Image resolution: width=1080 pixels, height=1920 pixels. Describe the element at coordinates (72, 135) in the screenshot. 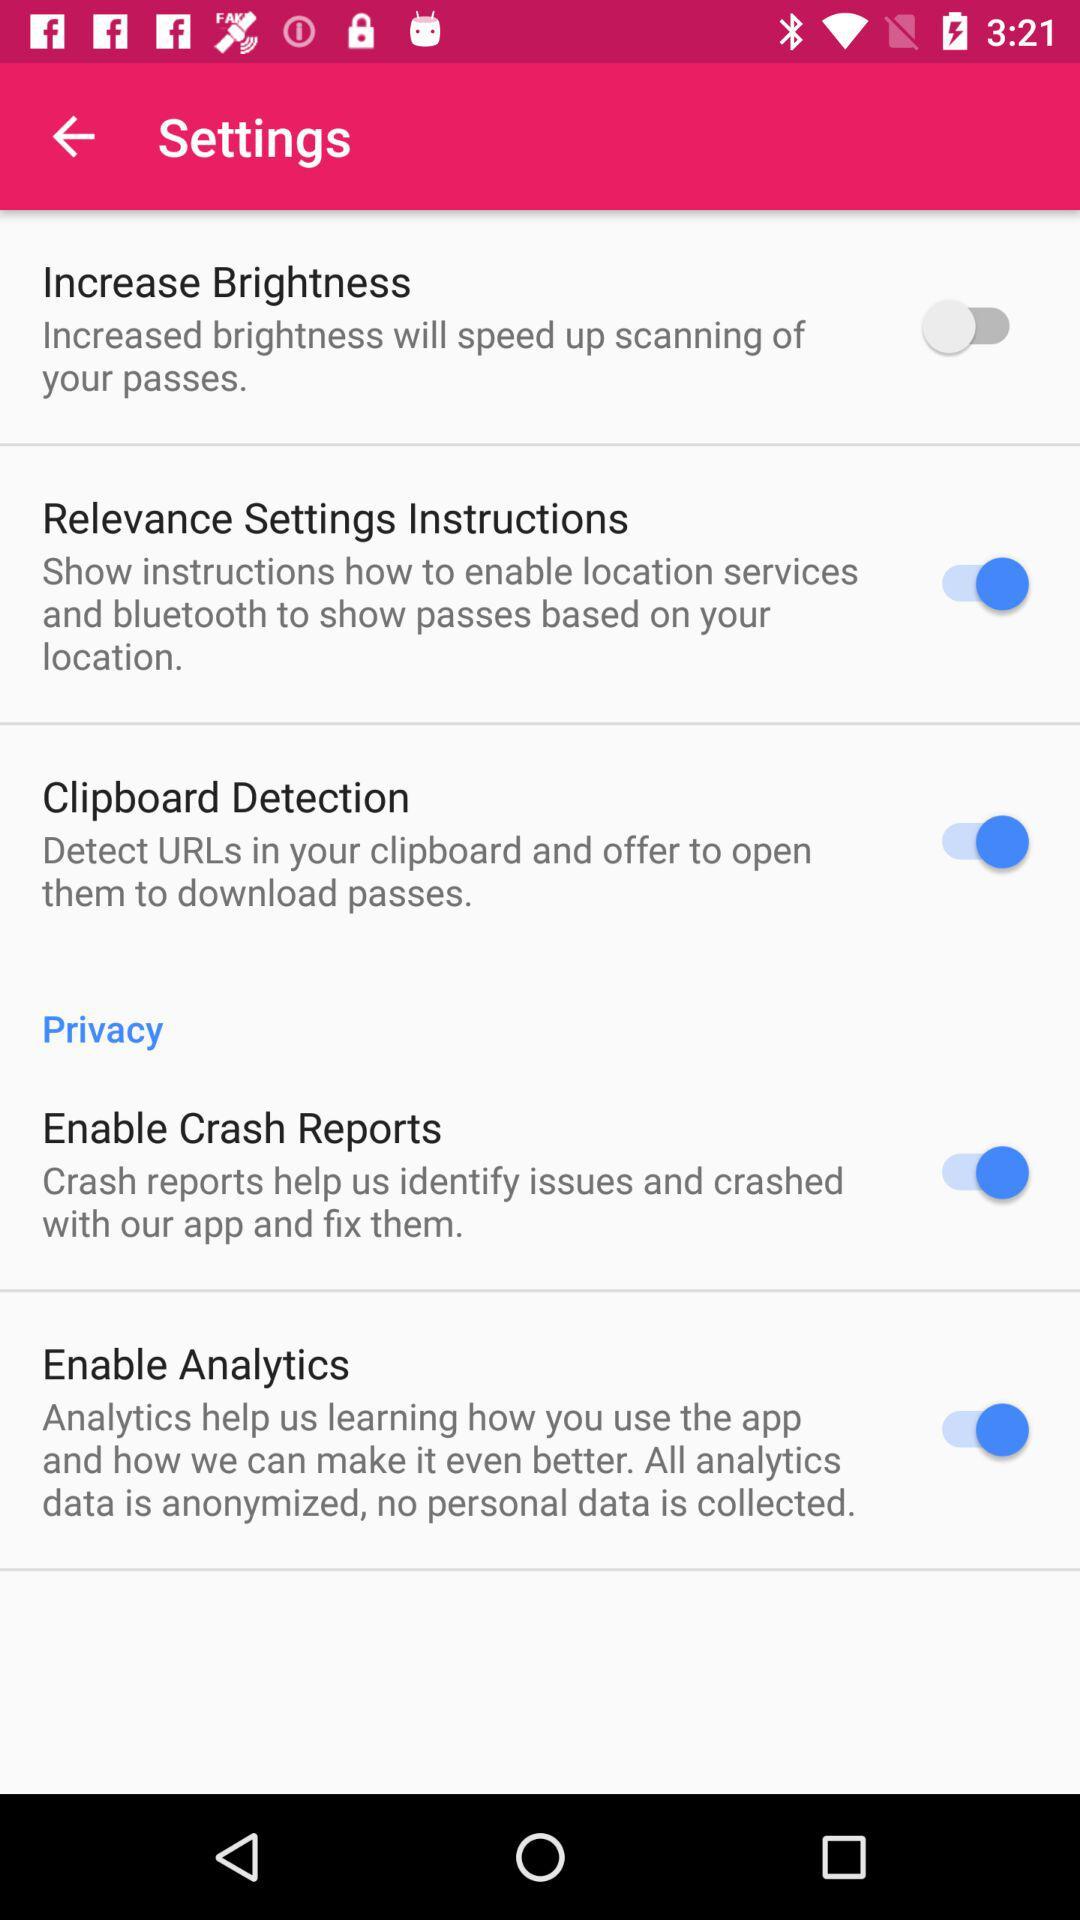

I see `item above the increase brightness item` at that location.